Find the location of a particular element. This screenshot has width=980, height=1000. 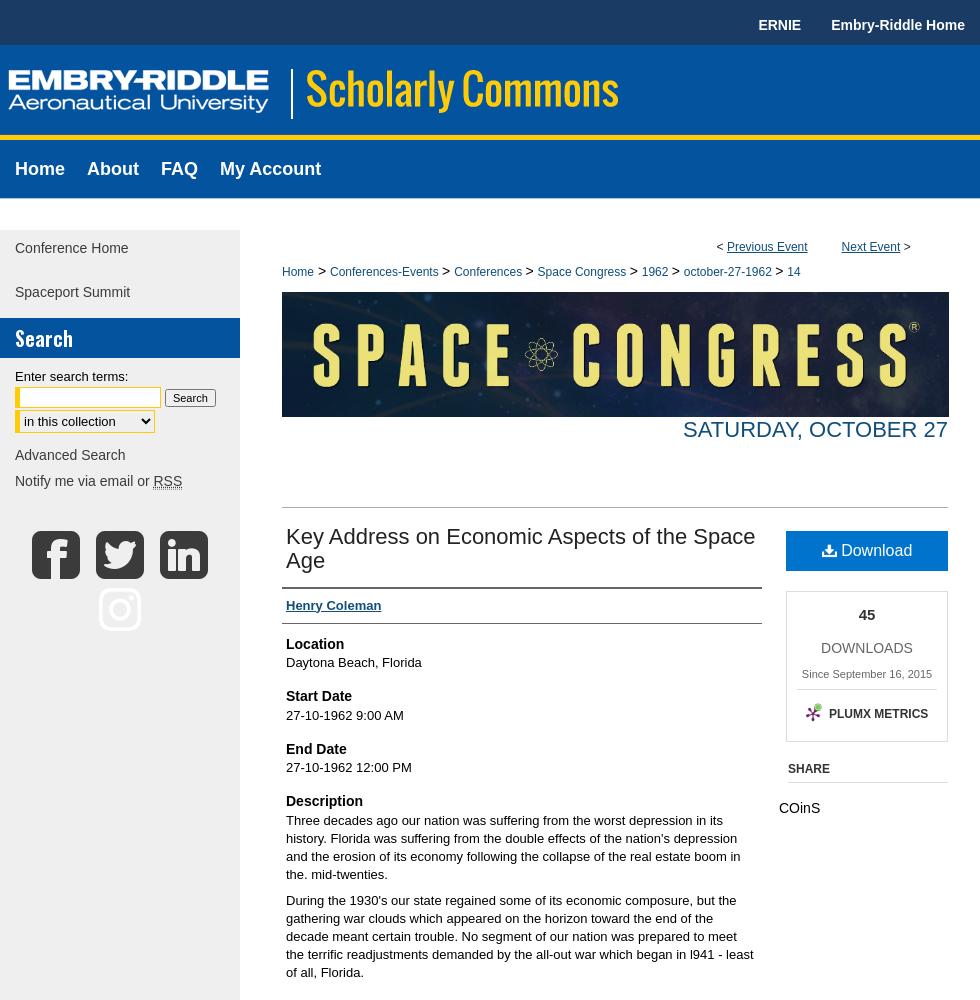

'Three decades ago our nation was suffering from the worst depression in its history. Florida was suffering from the double effects of the nation's depression and the erosion of its economy following the collapse of the real estate boom in the. mid-twenties.' is located at coordinates (513, 845).